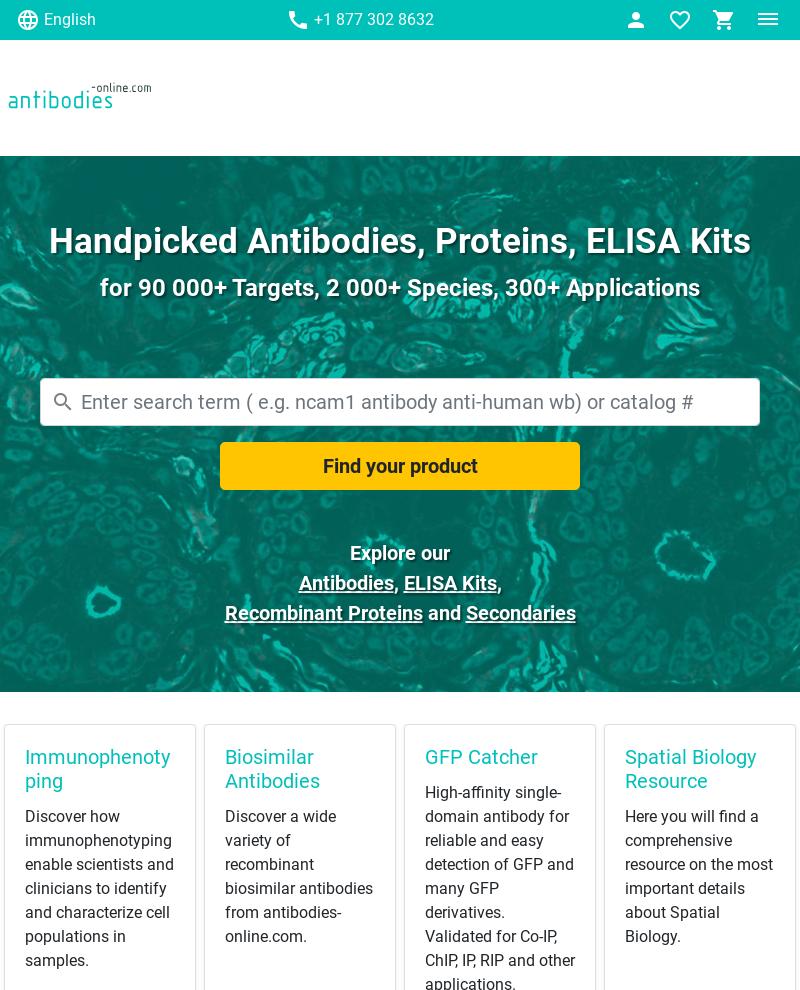  I want to click on 'for 90 000+ Targets, 2 000+ Species, 300+ Applications', so click(400, 287).